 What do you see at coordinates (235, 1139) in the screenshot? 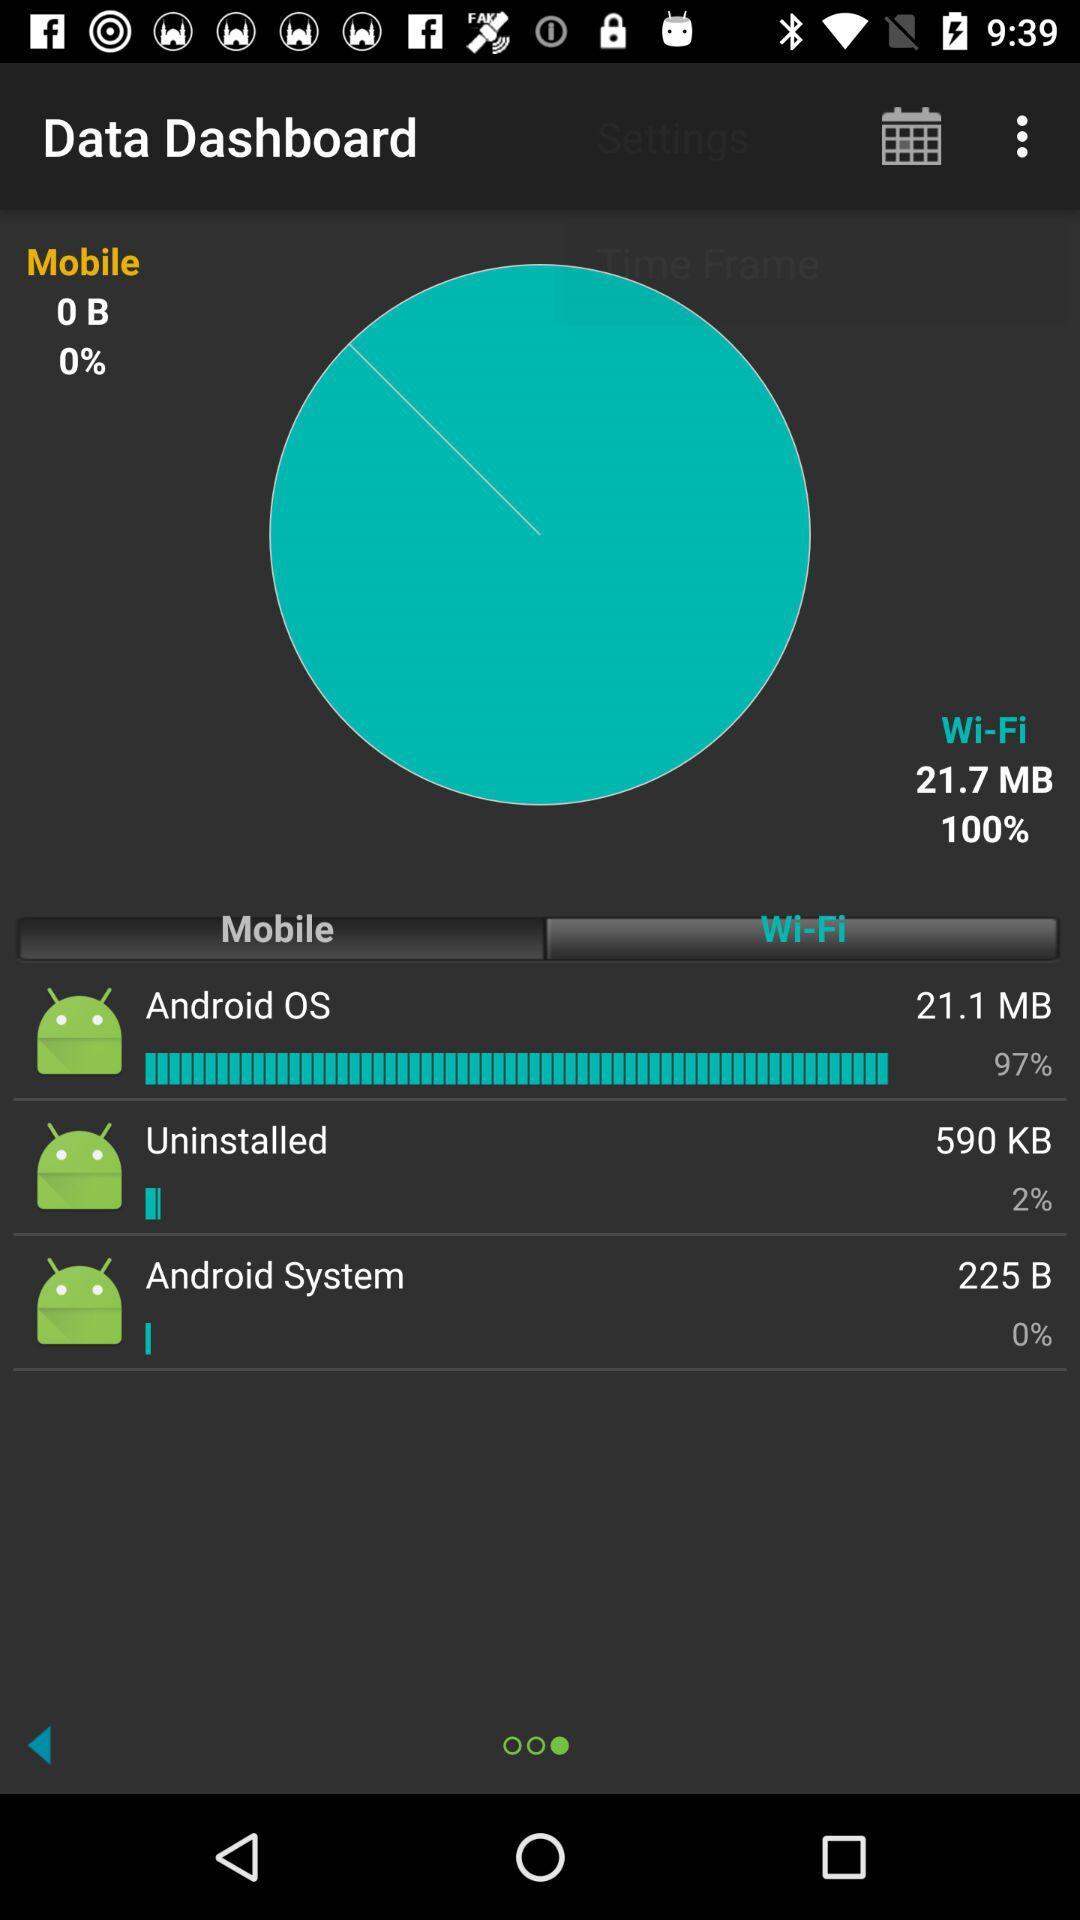
I see `the icon next to 590 kb app` at bounding box center [235, 1139].